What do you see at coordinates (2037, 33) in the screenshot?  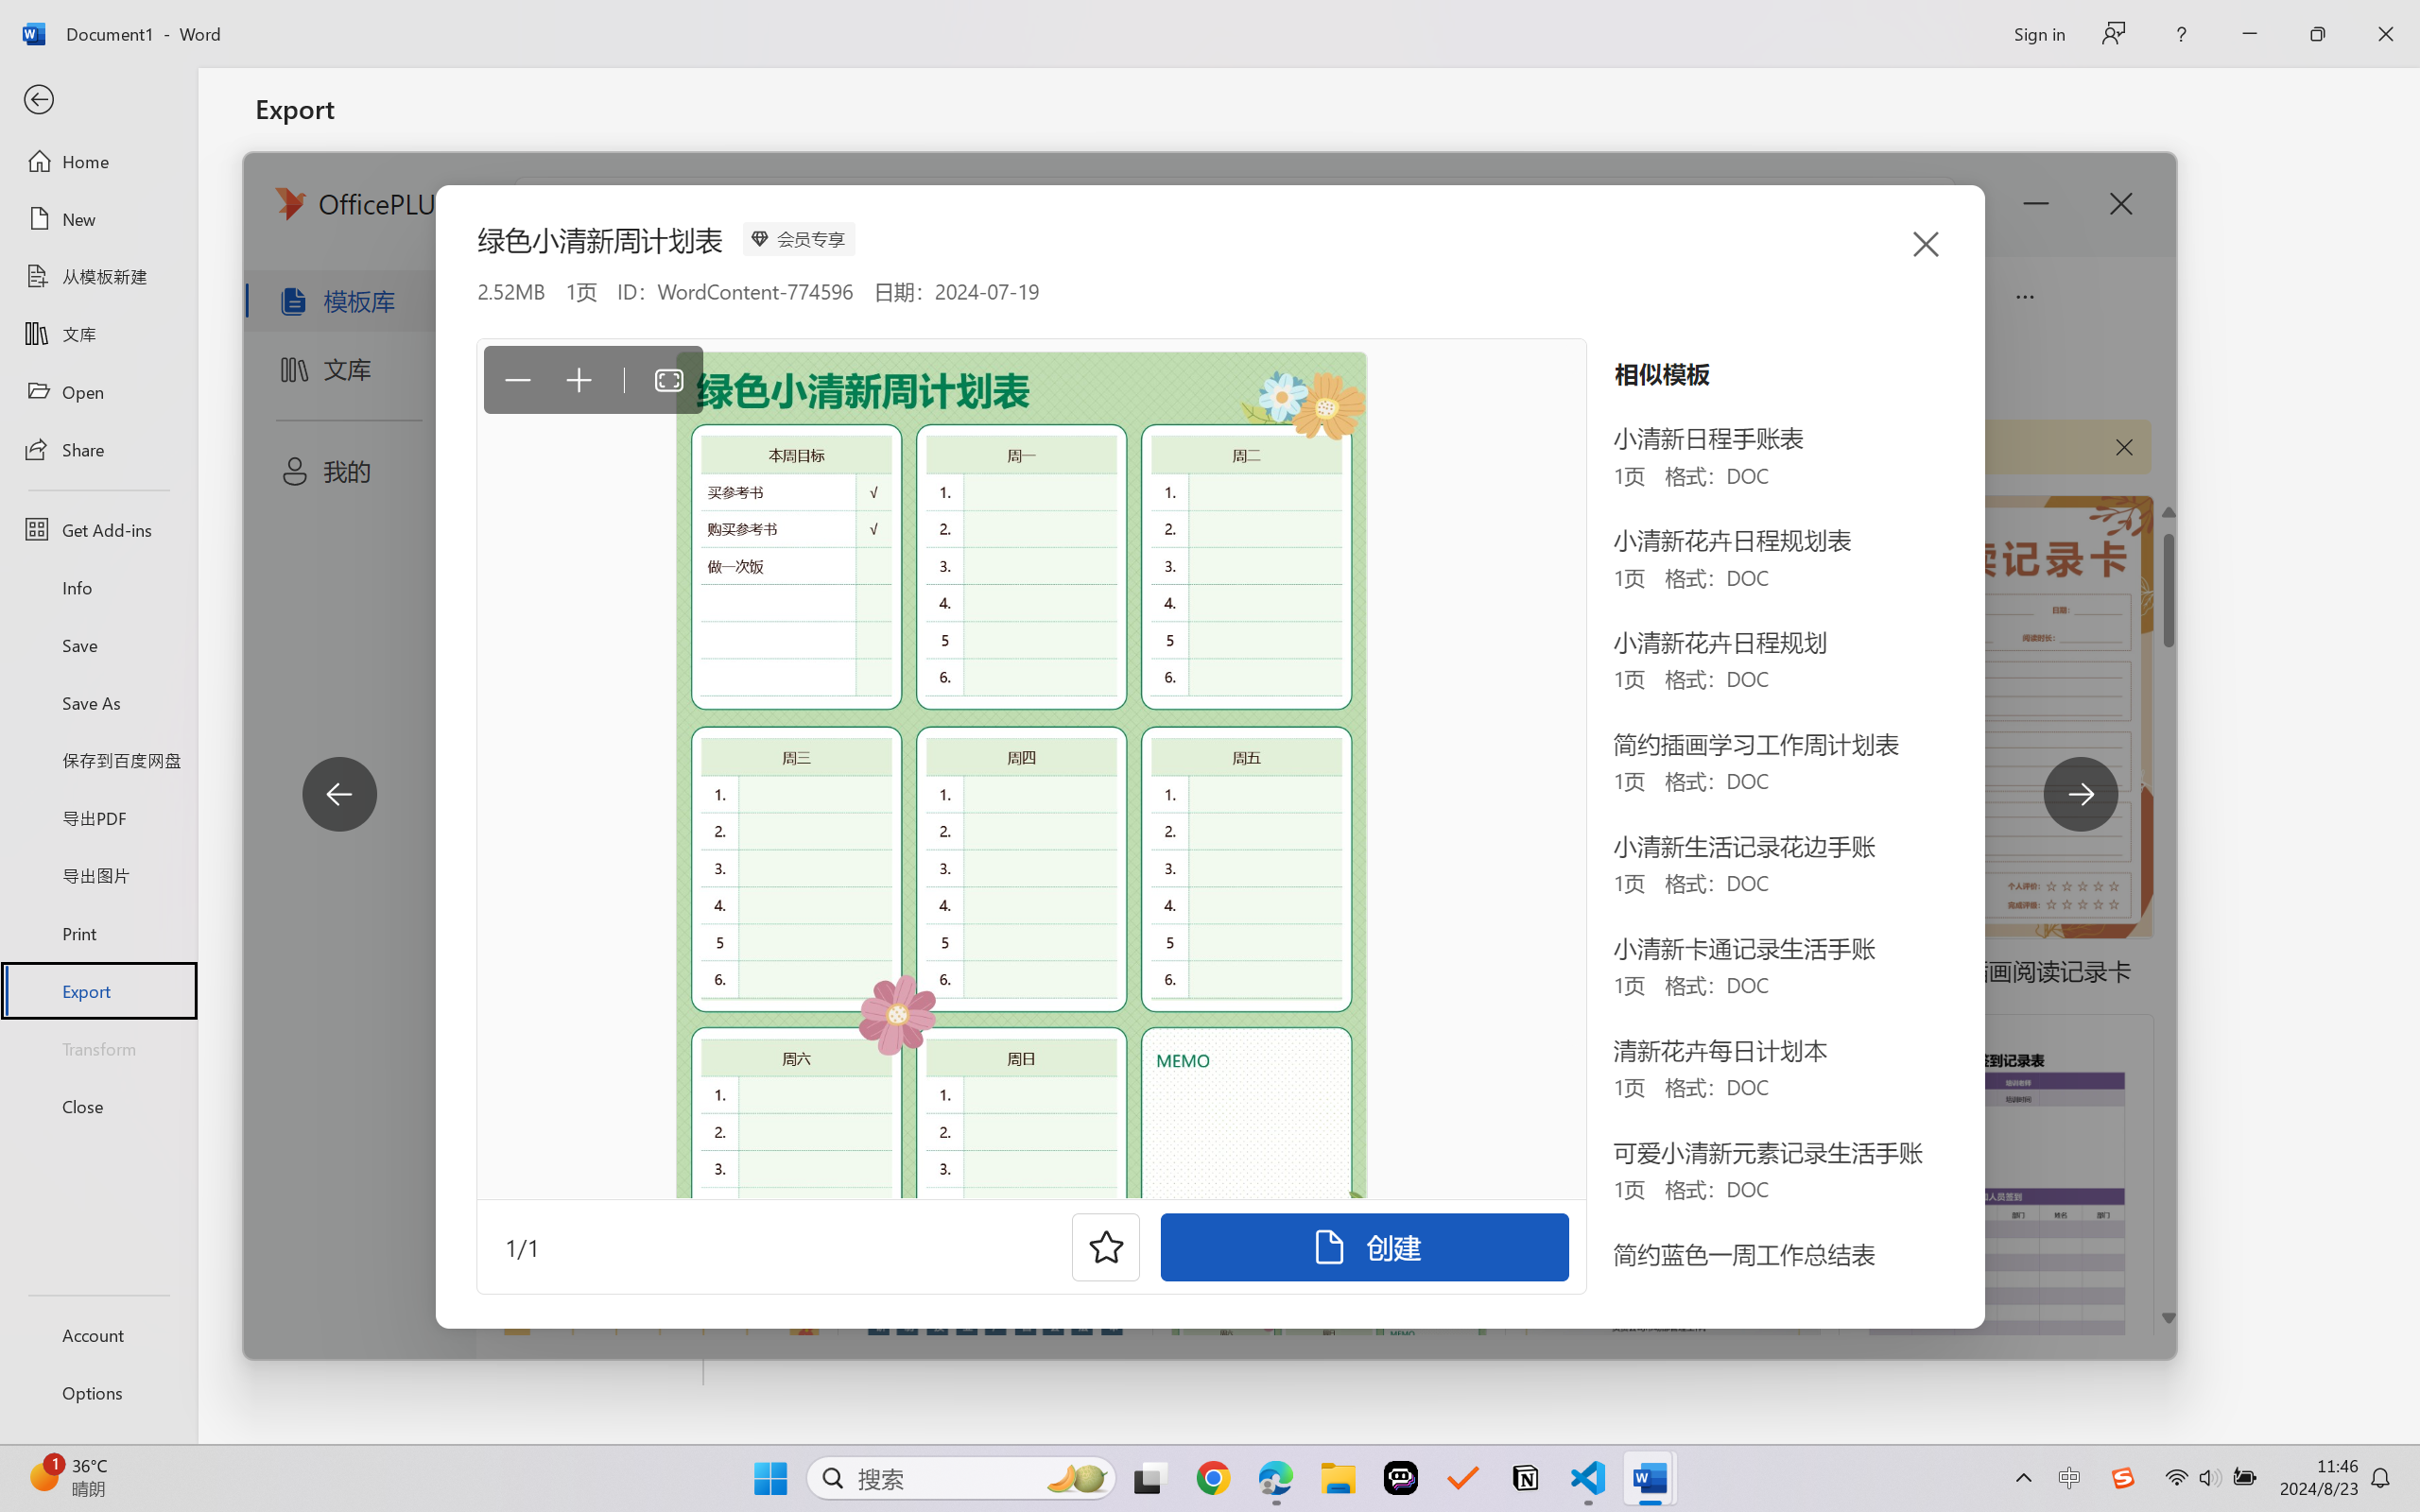 I see `'Sign in'` at bounding box center [2037, 33].